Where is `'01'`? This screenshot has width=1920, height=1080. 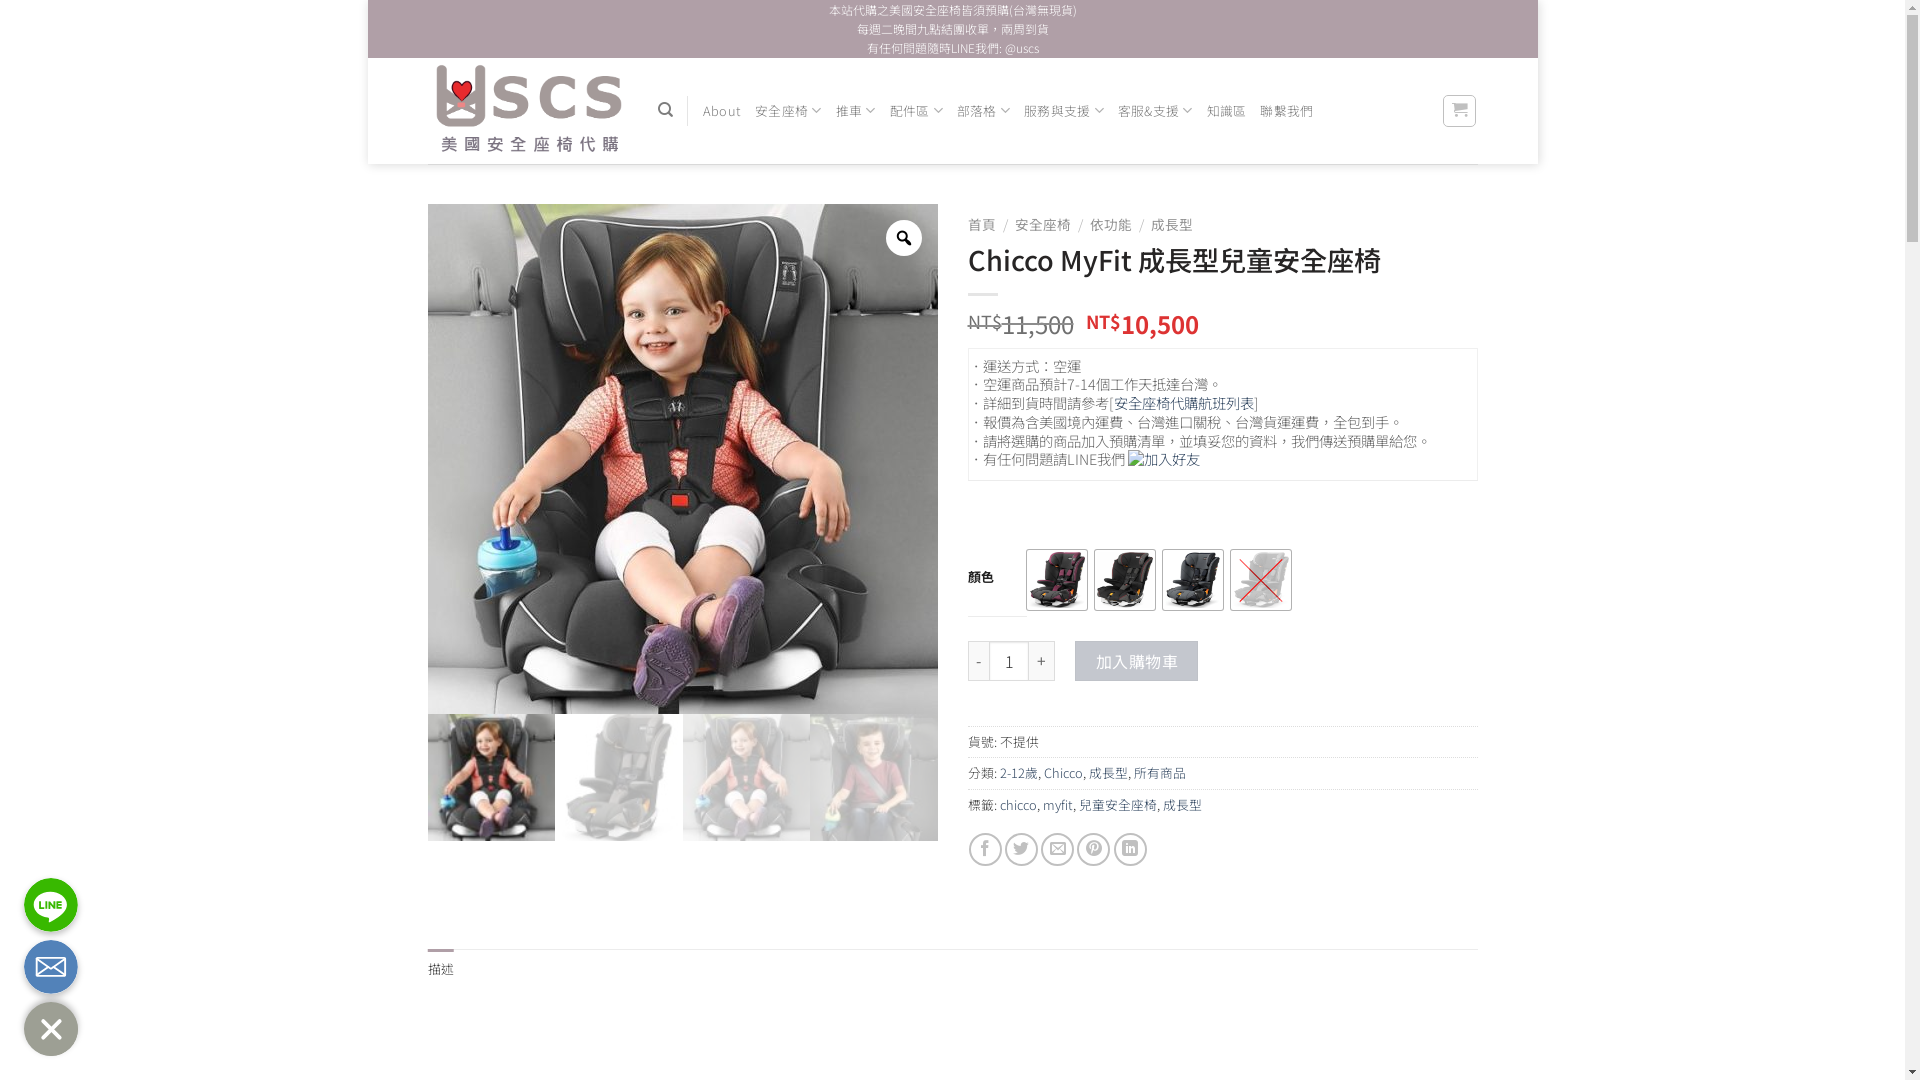 '01' is located at coordinates (426, 459).